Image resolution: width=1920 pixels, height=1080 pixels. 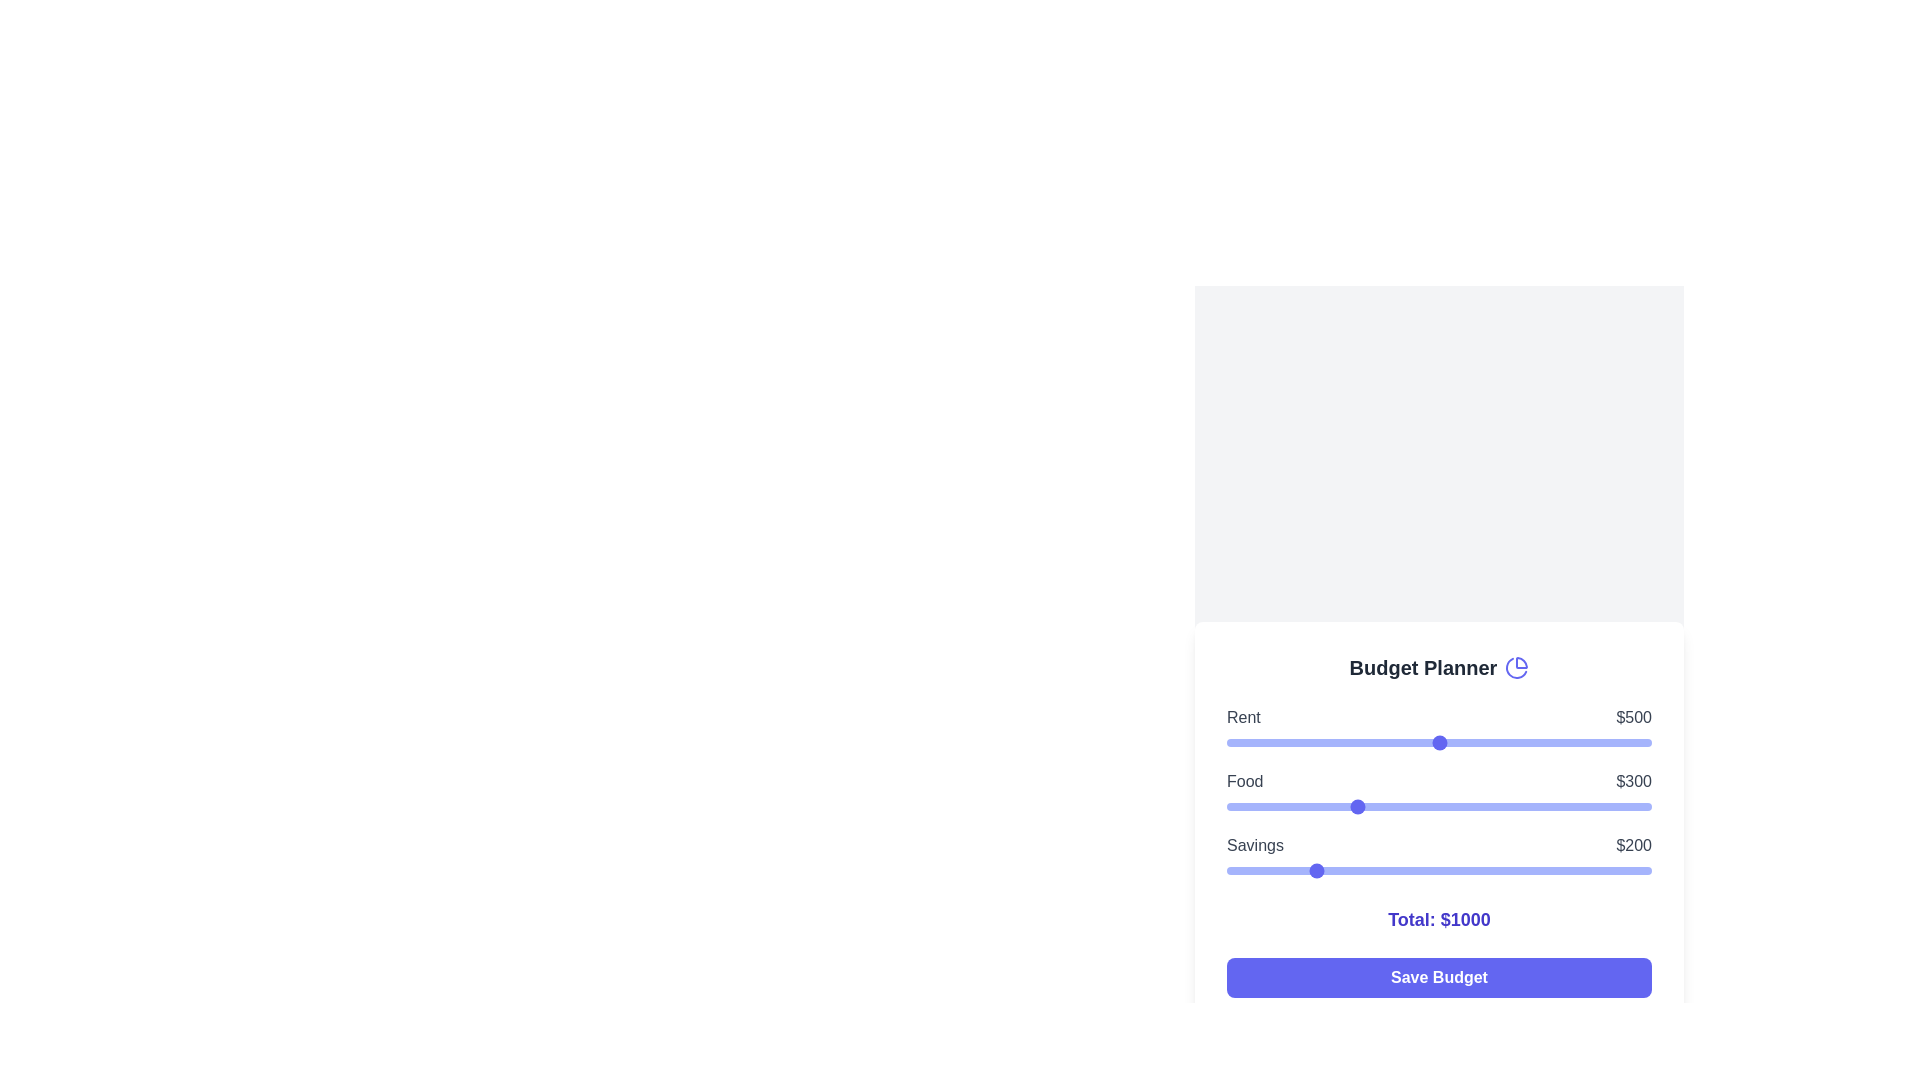 What do you see at coordinates (1304, 805) in the screenshot?
I see `the food budget slider to 182 dollars` at bounding box center [1304, 805].